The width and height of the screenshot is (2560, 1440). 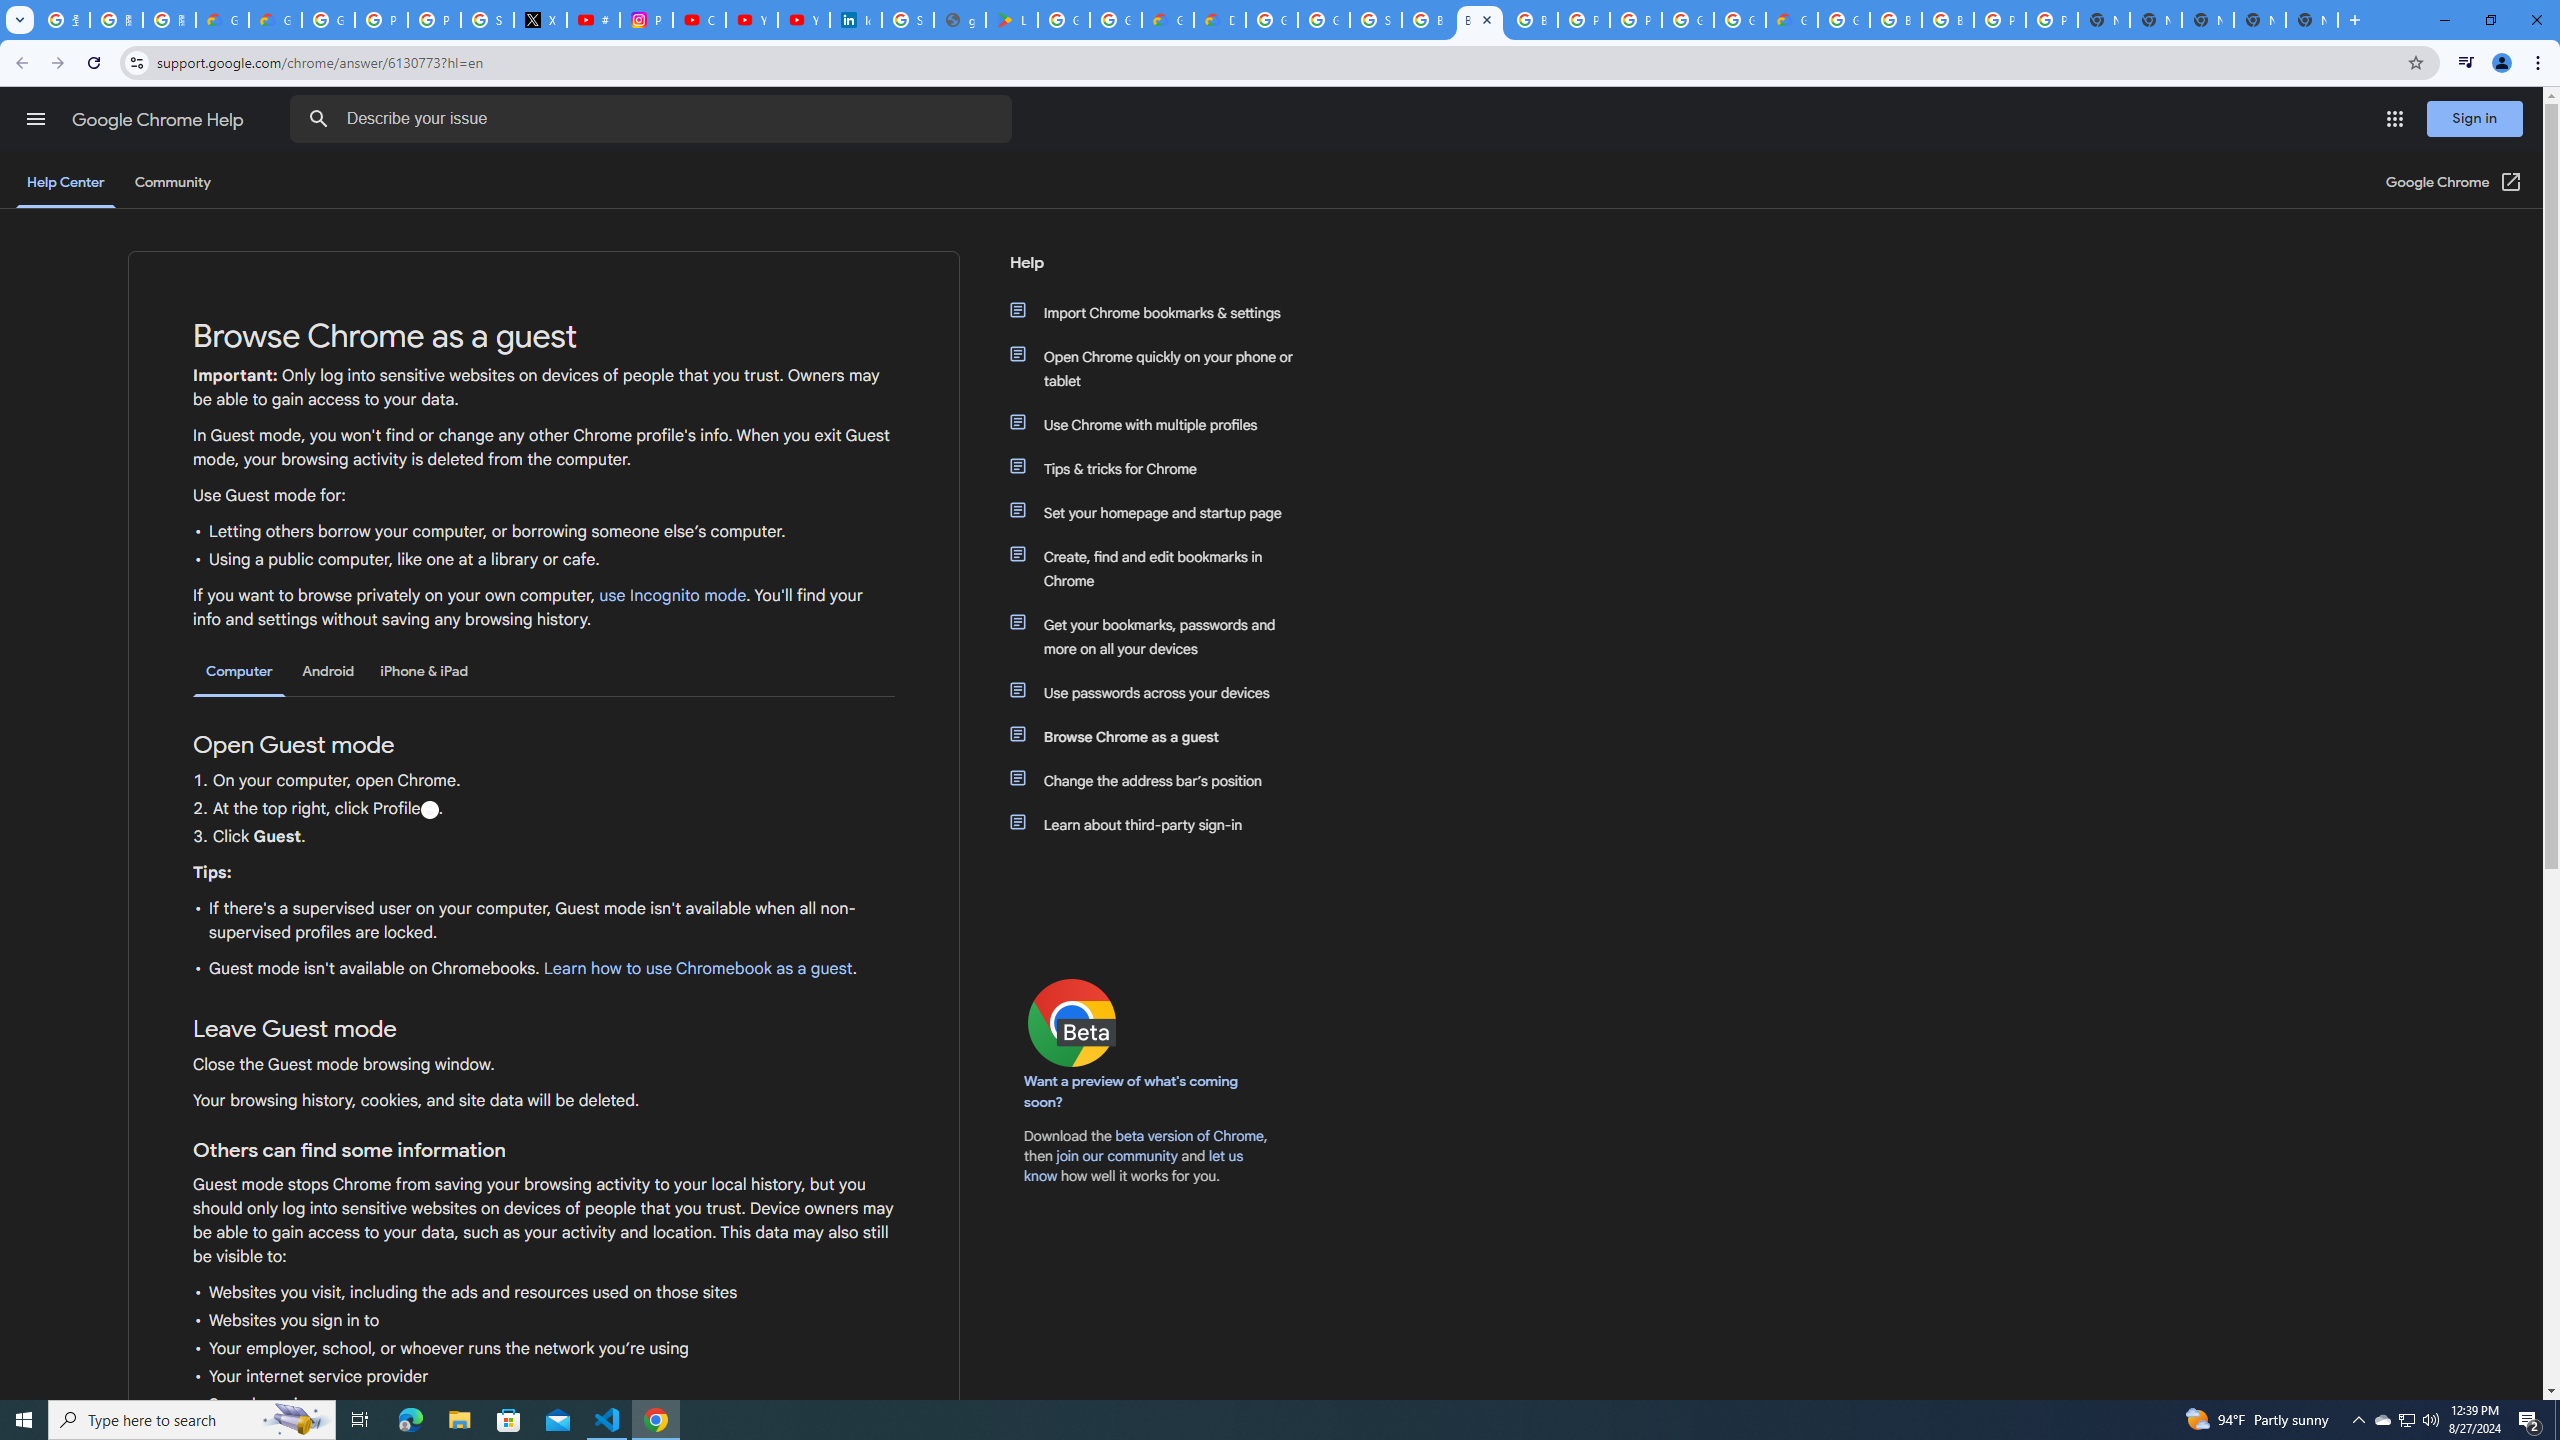 What do you see at coordinates (592, 19) in the screenshot?
I see `'#nbabasketballhighlights - YouTube'` at bounding box center [592, 19].